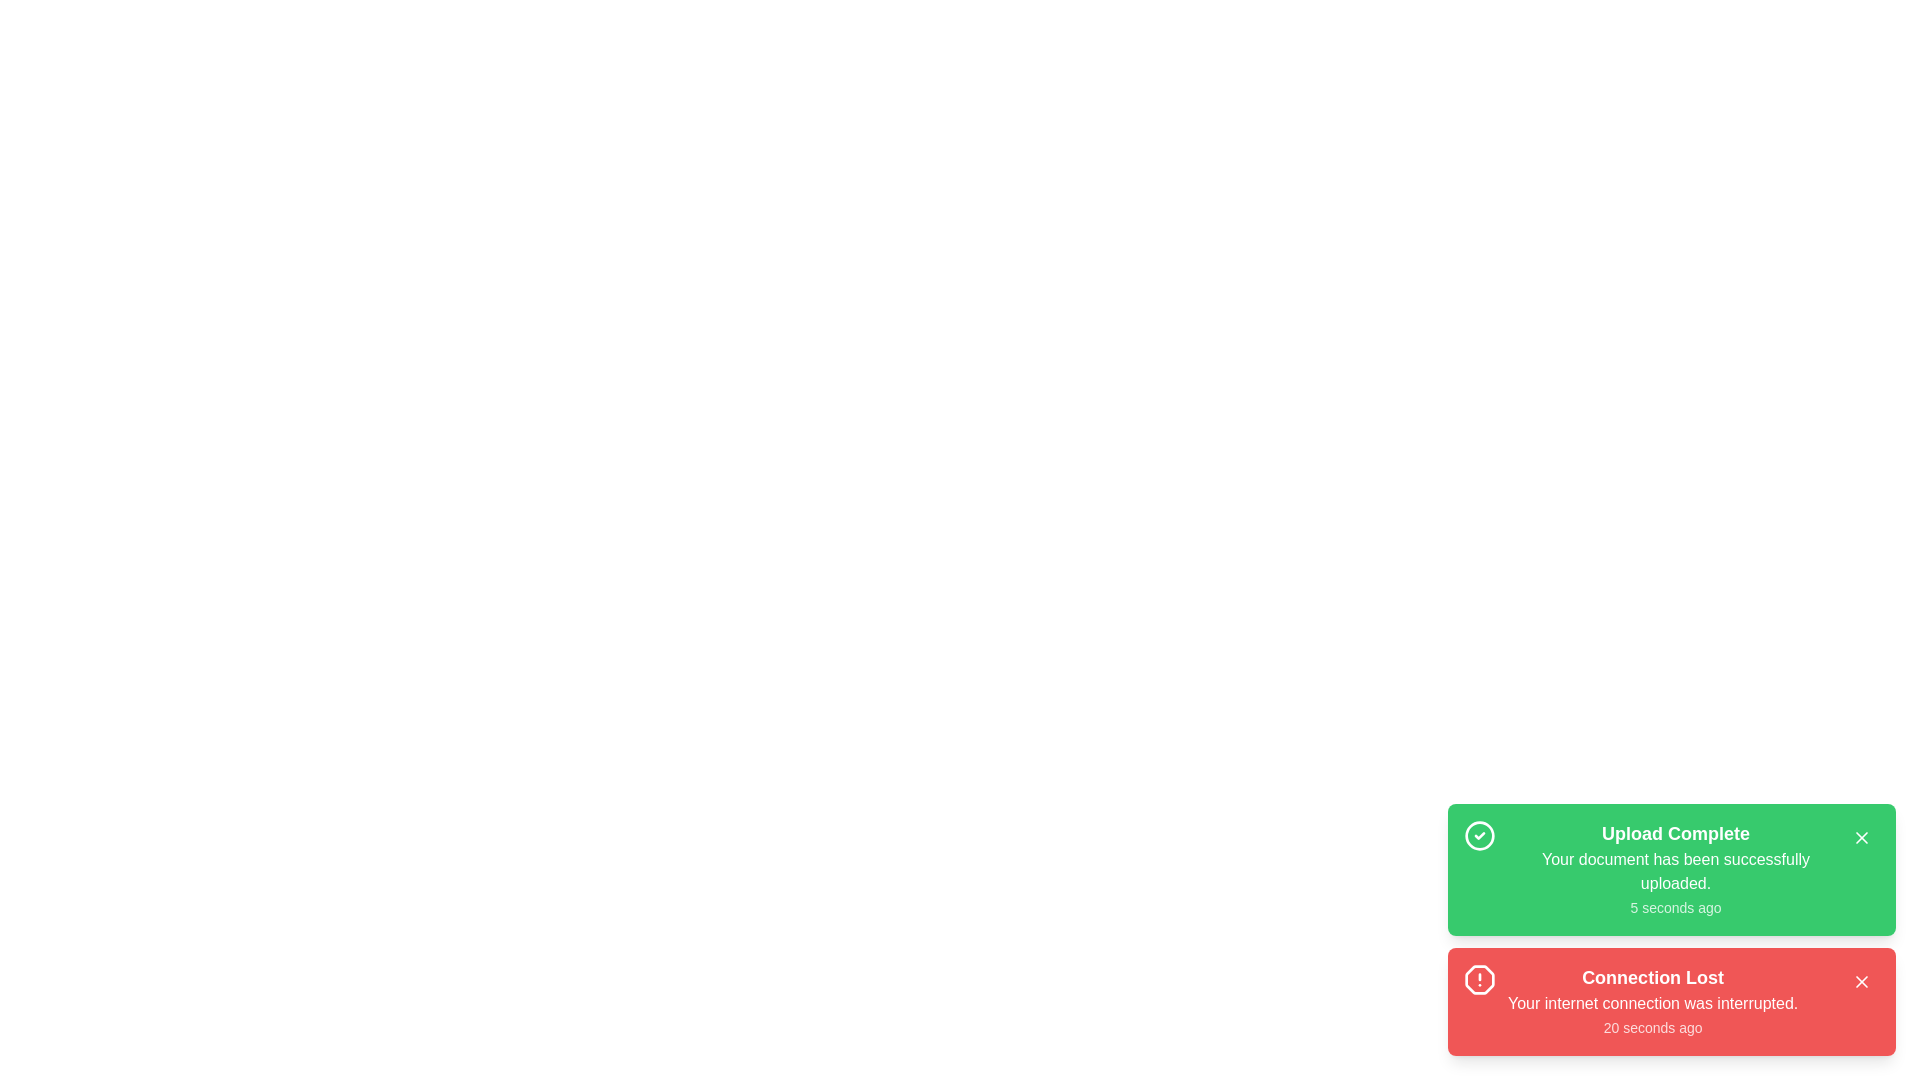  Describe the element at coordinates (1861, 981) in the screenshot. I see `close button for the snackbar with title Connection Lost` at that location.